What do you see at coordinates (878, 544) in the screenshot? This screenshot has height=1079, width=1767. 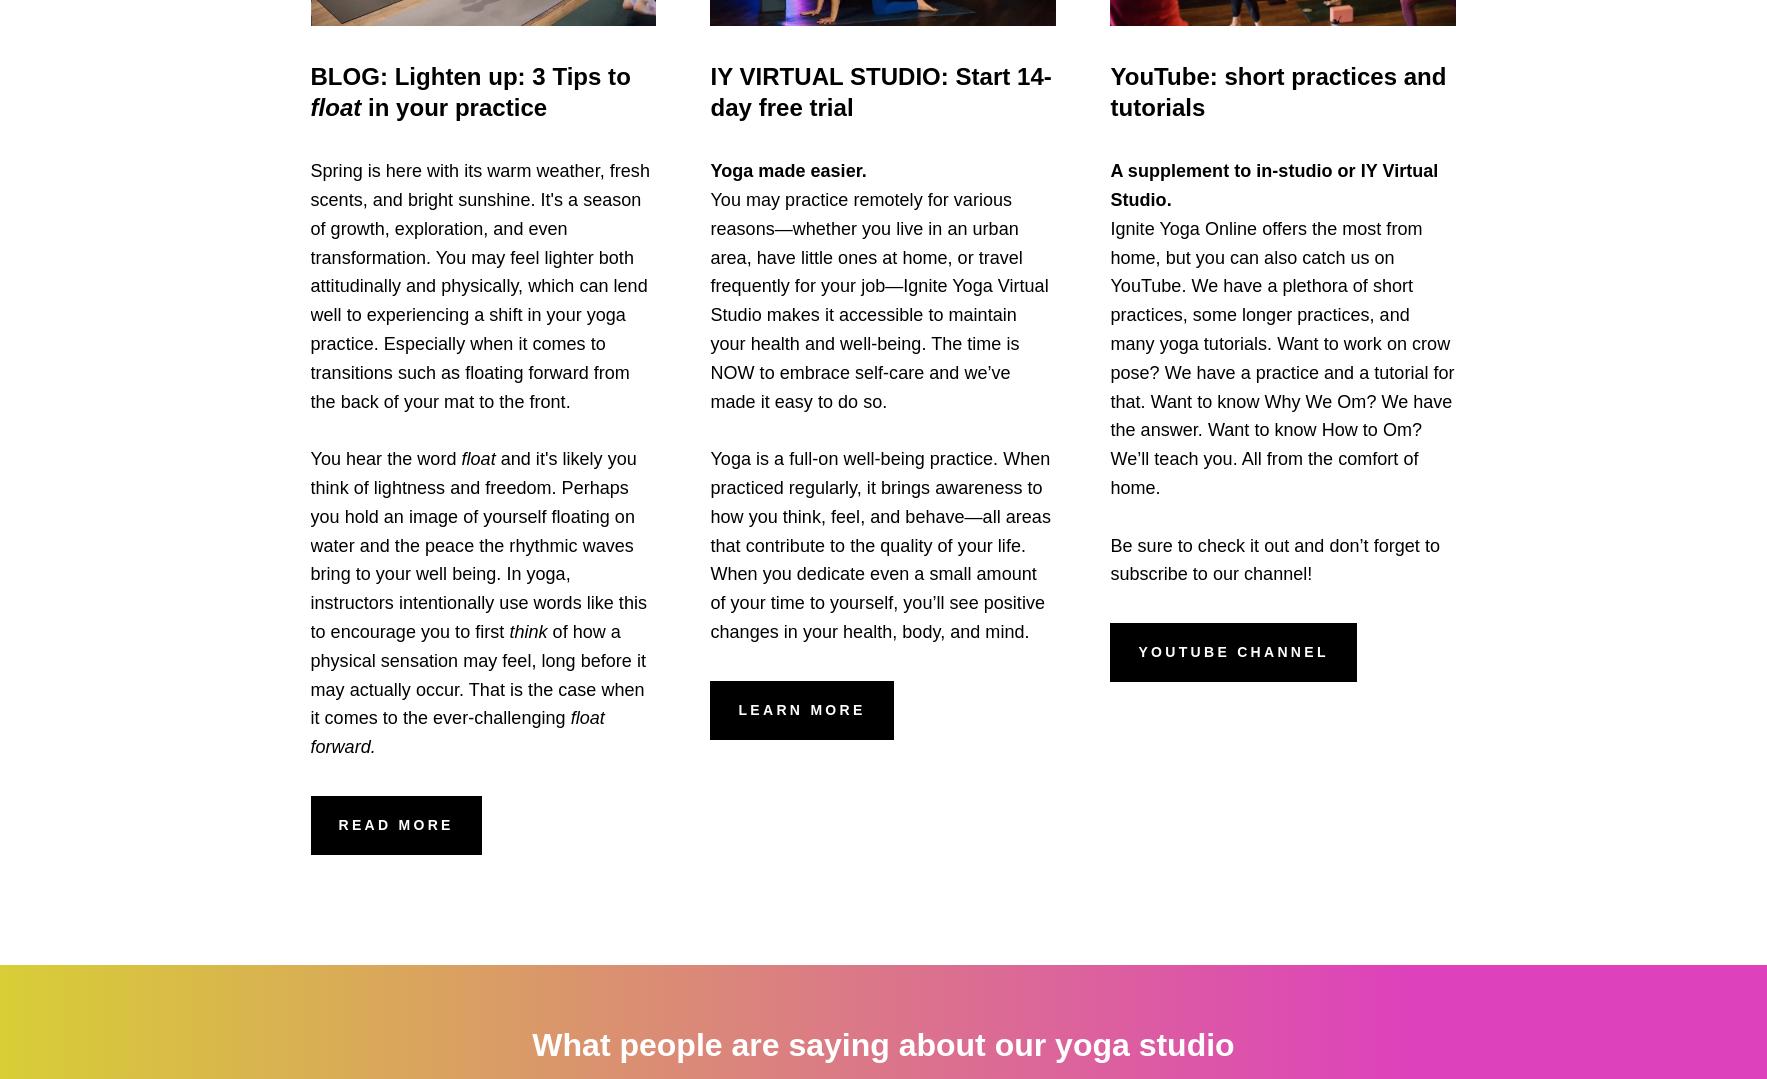 I see `'Yoga is a full-on well-being practice. When practiced regularly, it brings awareness to how you think, feel, and behave—all areas that contribute to the quality of your life. When you dedicate even a small amount of your time to yourself, you’ll see positive changes in your health, body, and mind.'` at bounding box center [878, 544].